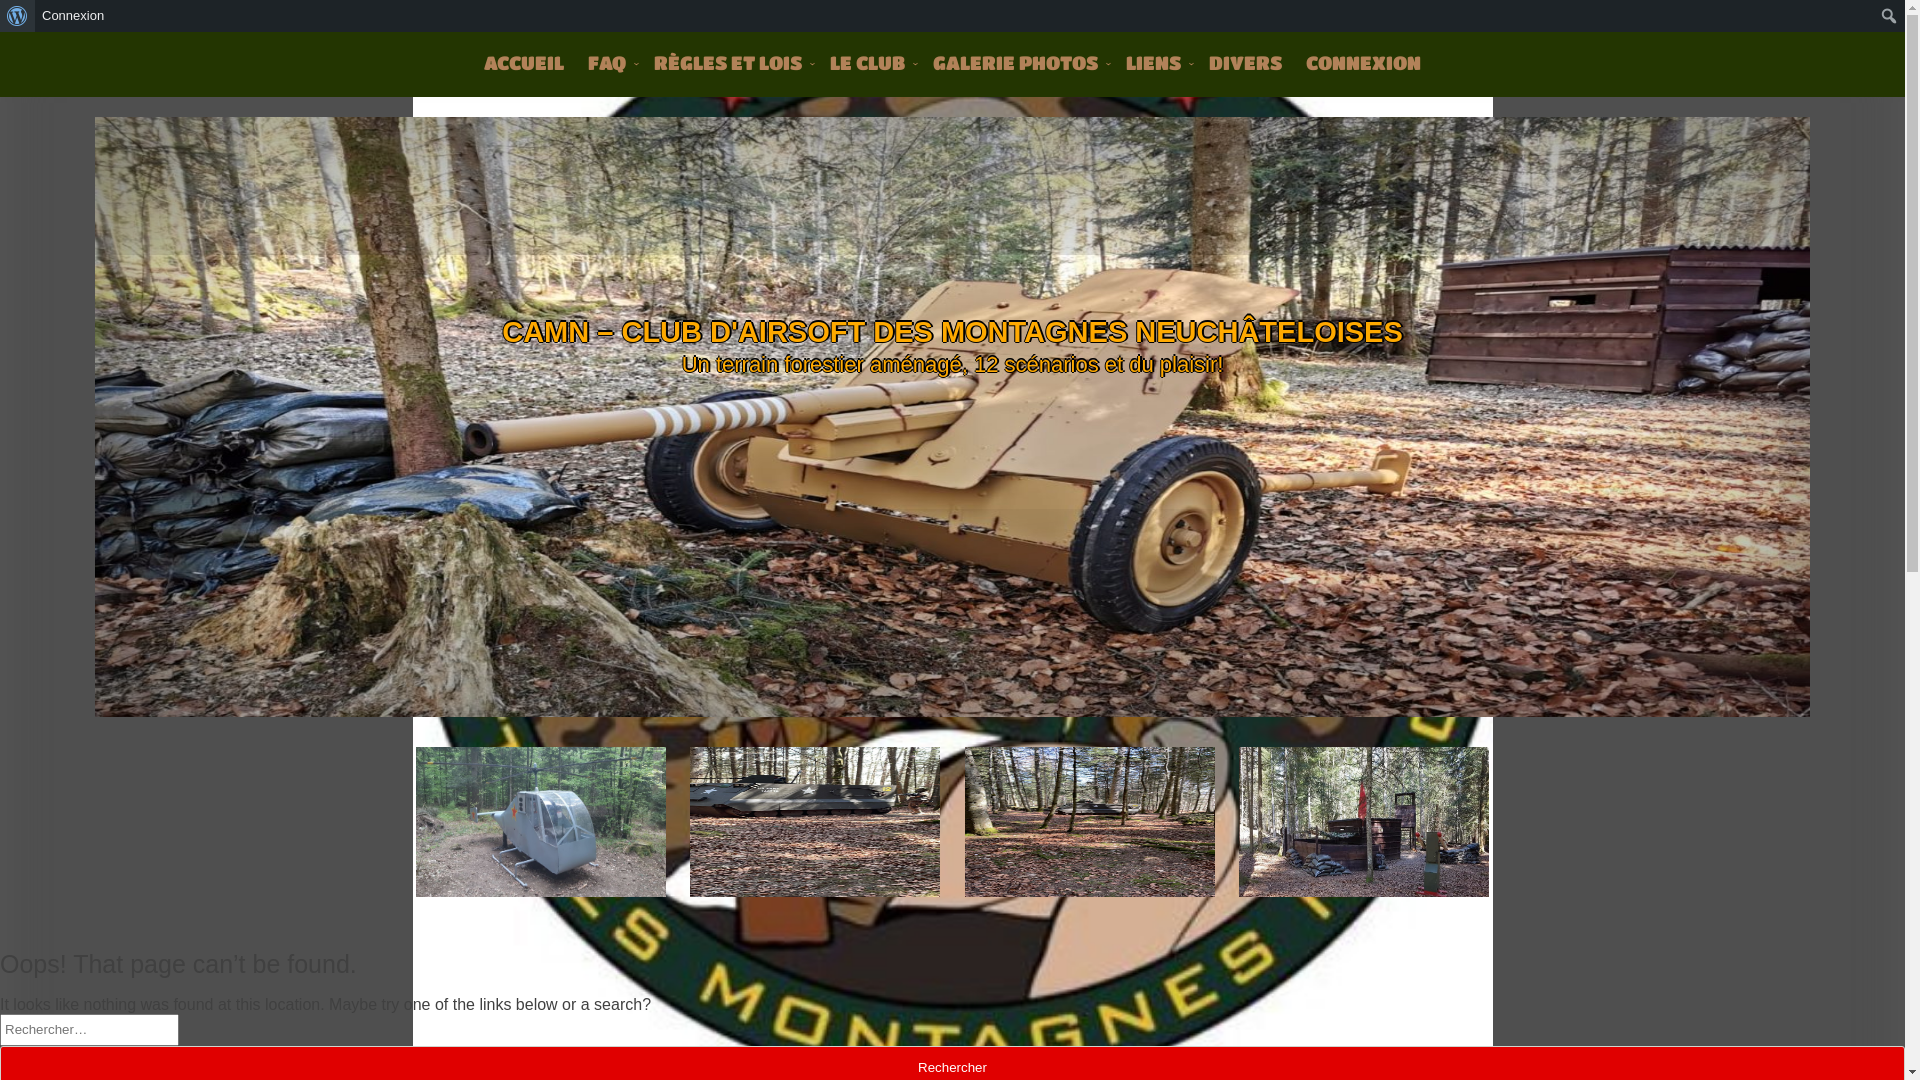  Describe the element at coordinates (523, 61) in the screenshot. I see `'ACCUEIL'` at that location.